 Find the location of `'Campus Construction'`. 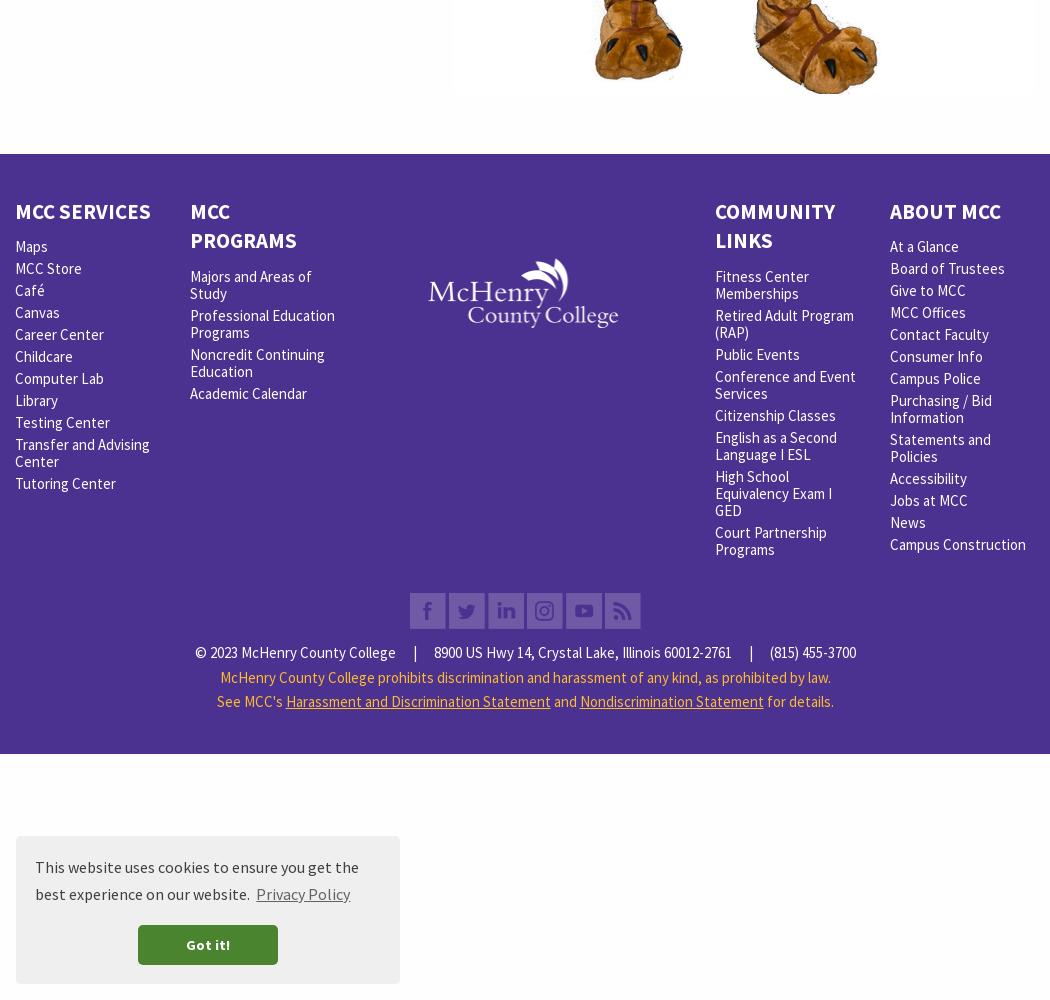

'Campus Construction' is located at coordinates (957, 544).